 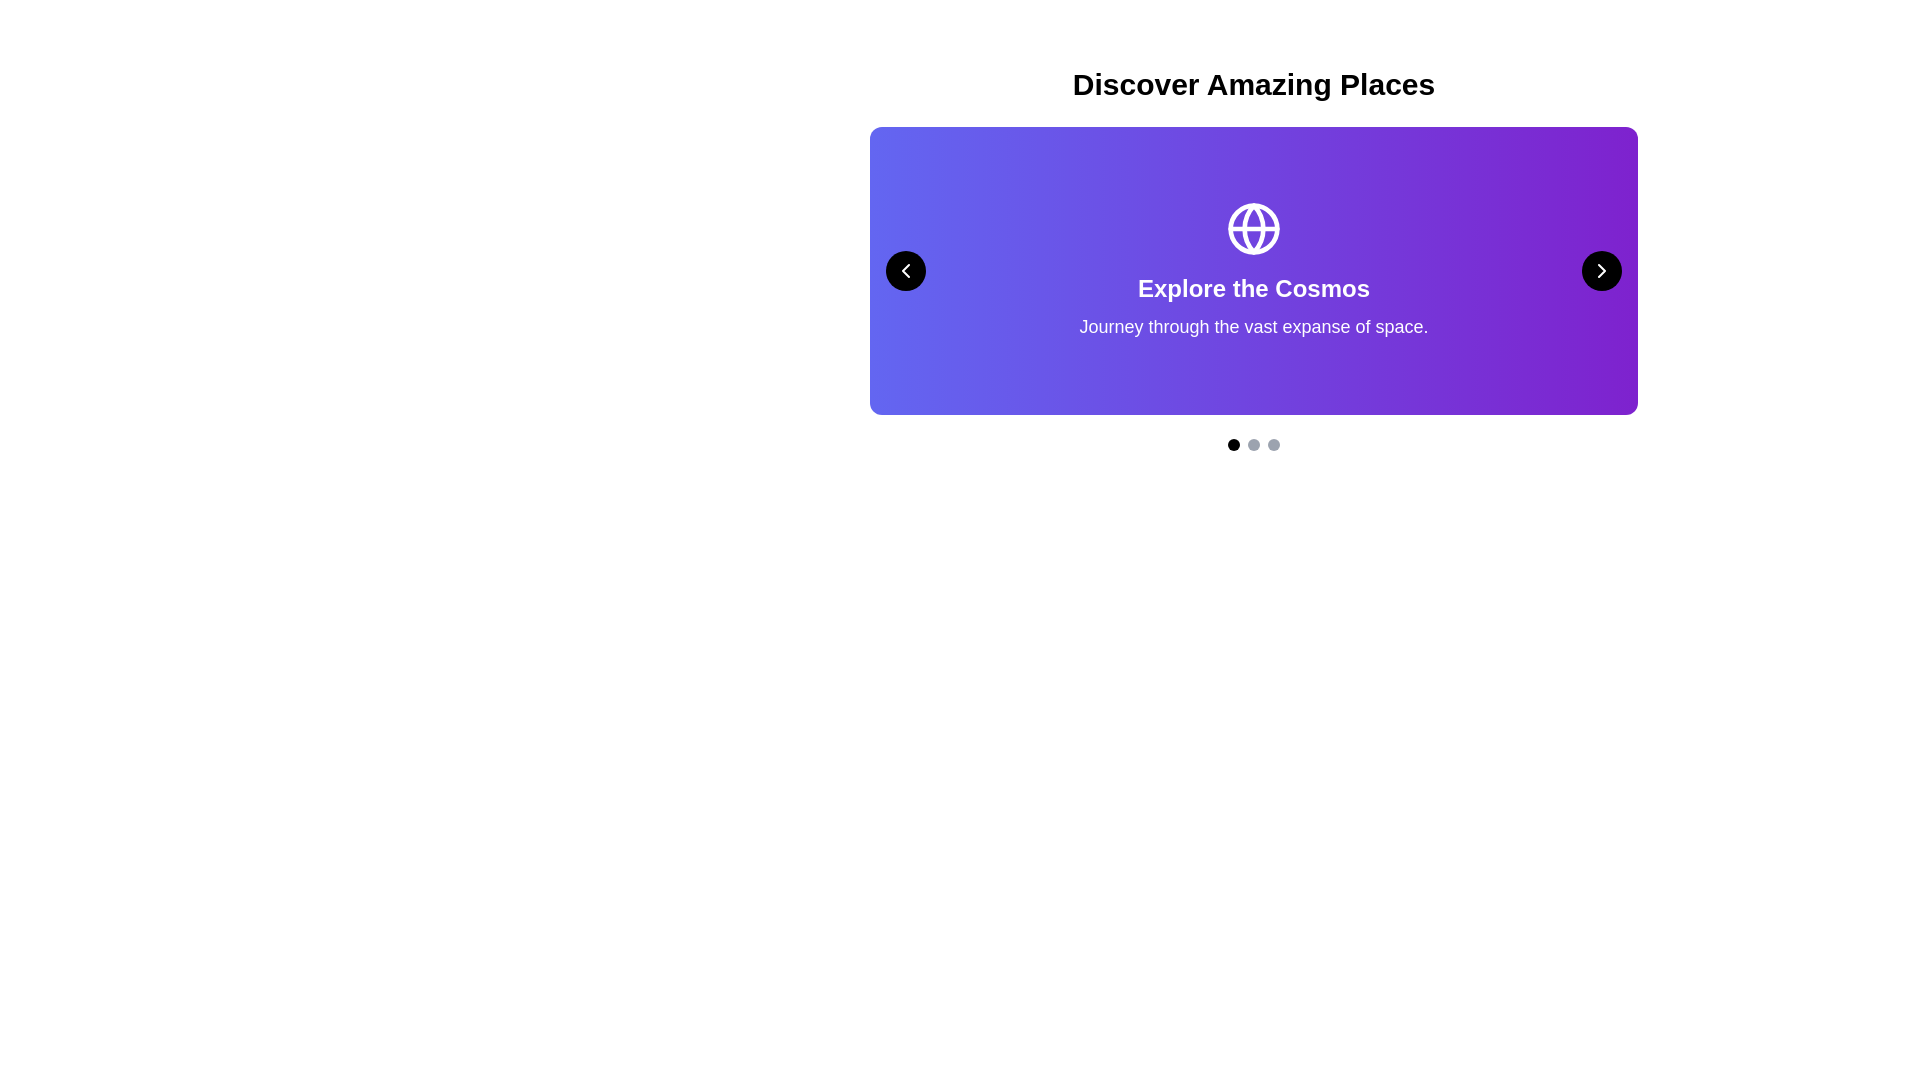 I want to click on the left chevron icon inside the circular button, so click(x=905, y=270).